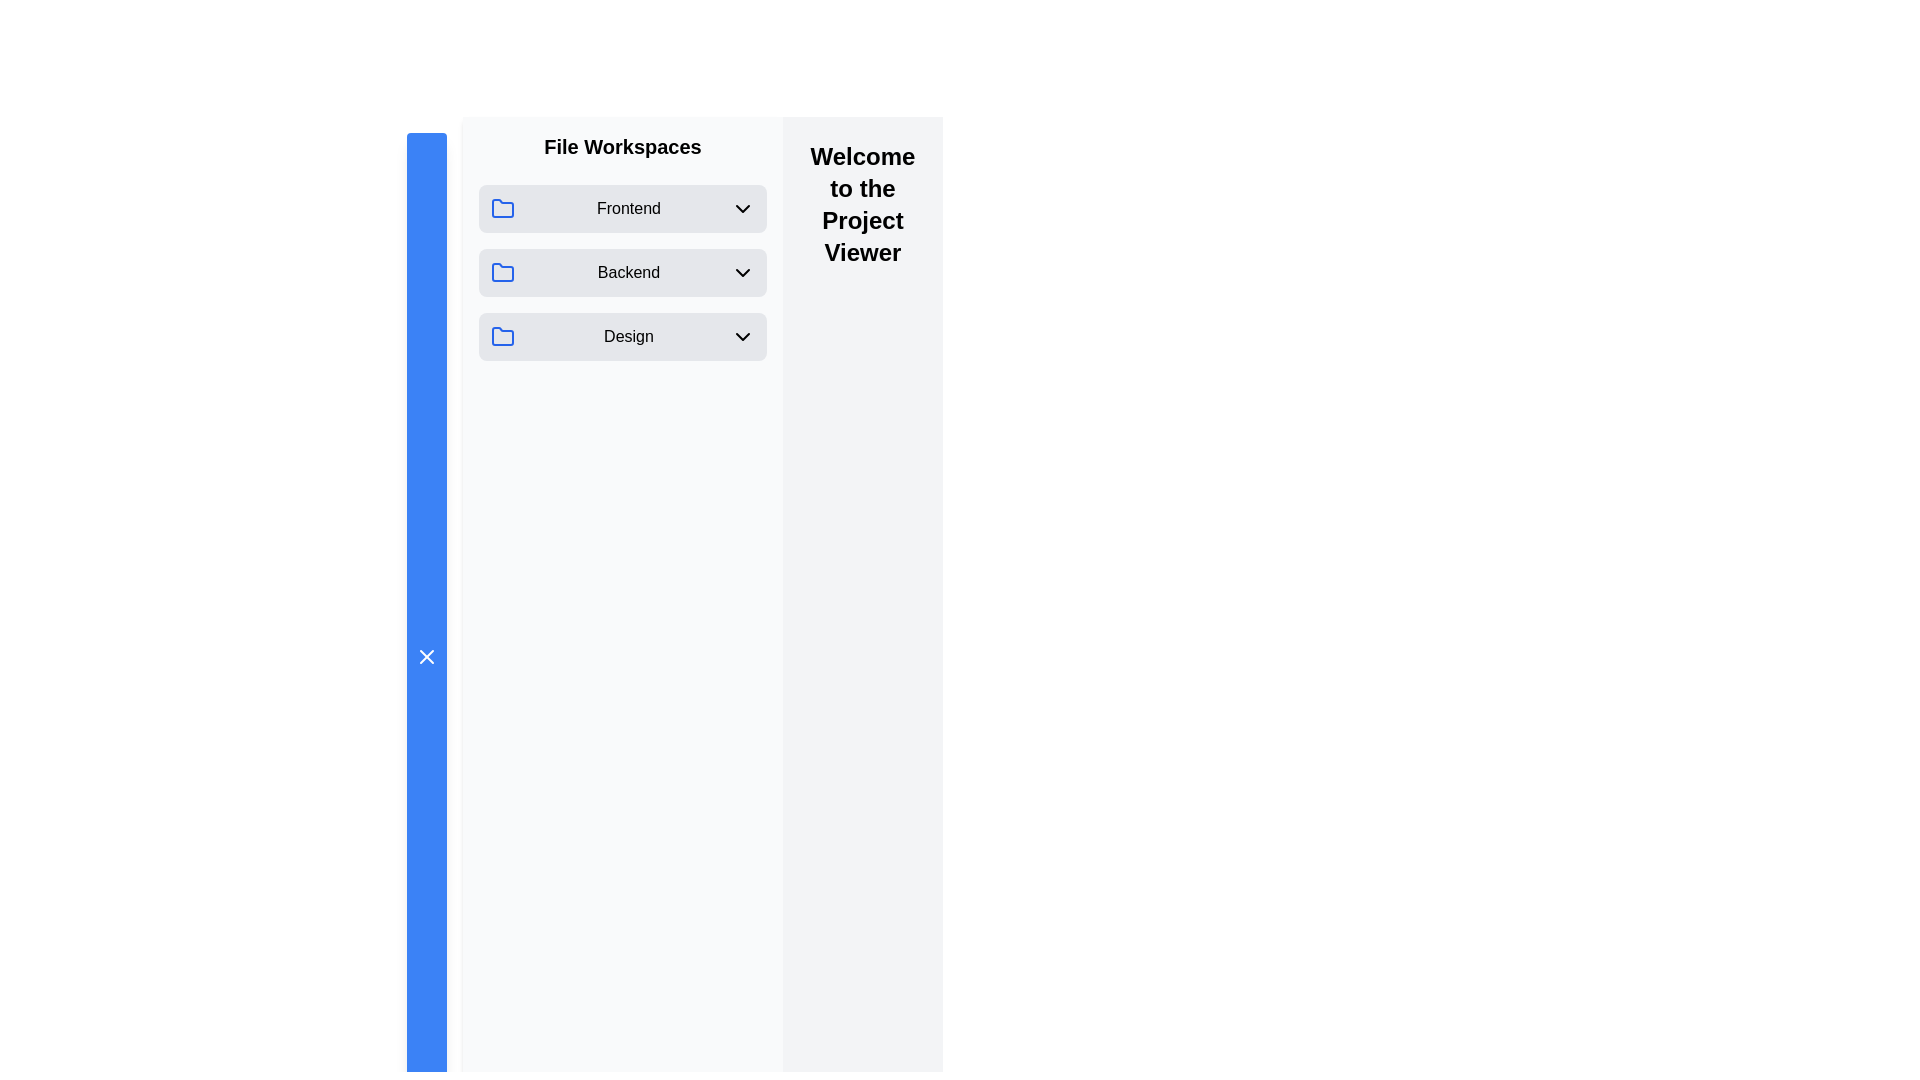 This screenshot has width=1920, height=1080. I want to click on the downward-pointing chevron icon located to the right of the 'Backend' text, so click(742, 273).